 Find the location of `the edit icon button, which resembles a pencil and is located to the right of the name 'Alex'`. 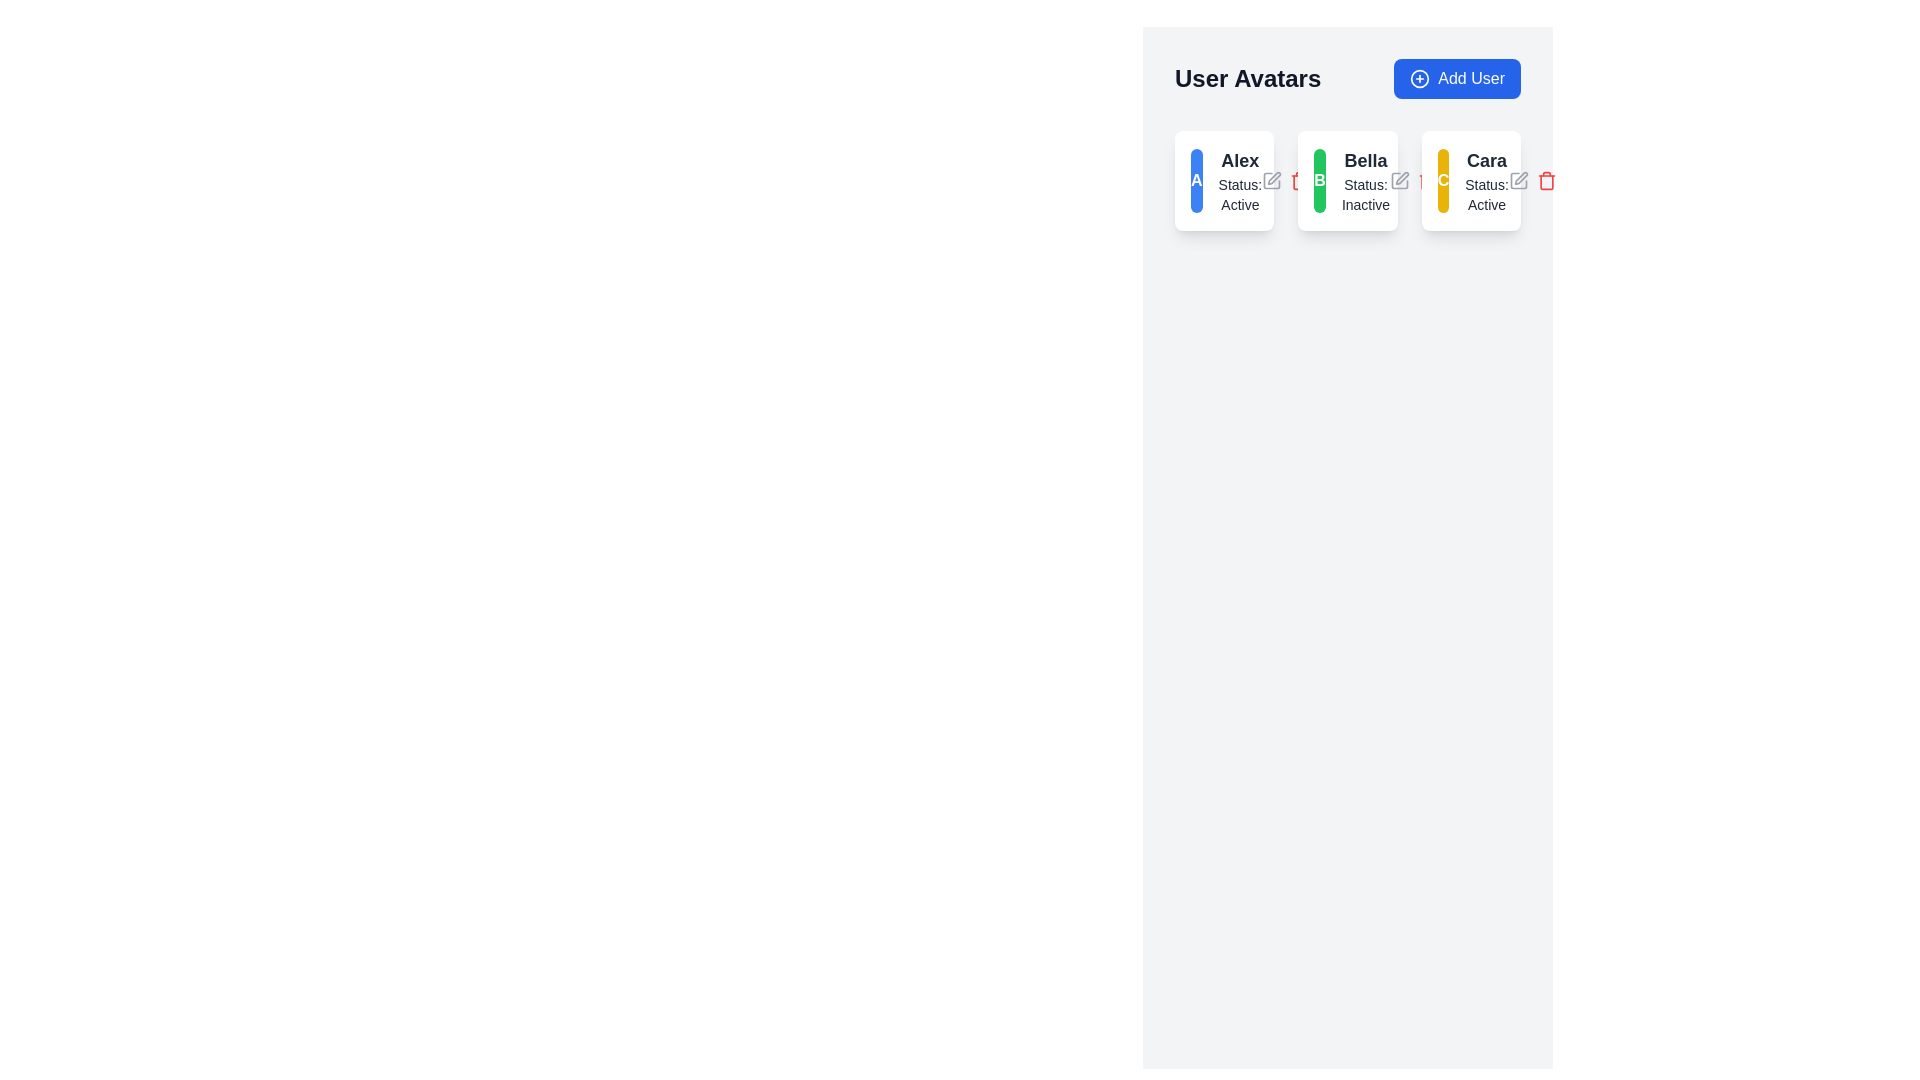

the edit icon button, which resembles a pencil and is located to the right of the name 'Alex' is located at coordinates (1271, 181).